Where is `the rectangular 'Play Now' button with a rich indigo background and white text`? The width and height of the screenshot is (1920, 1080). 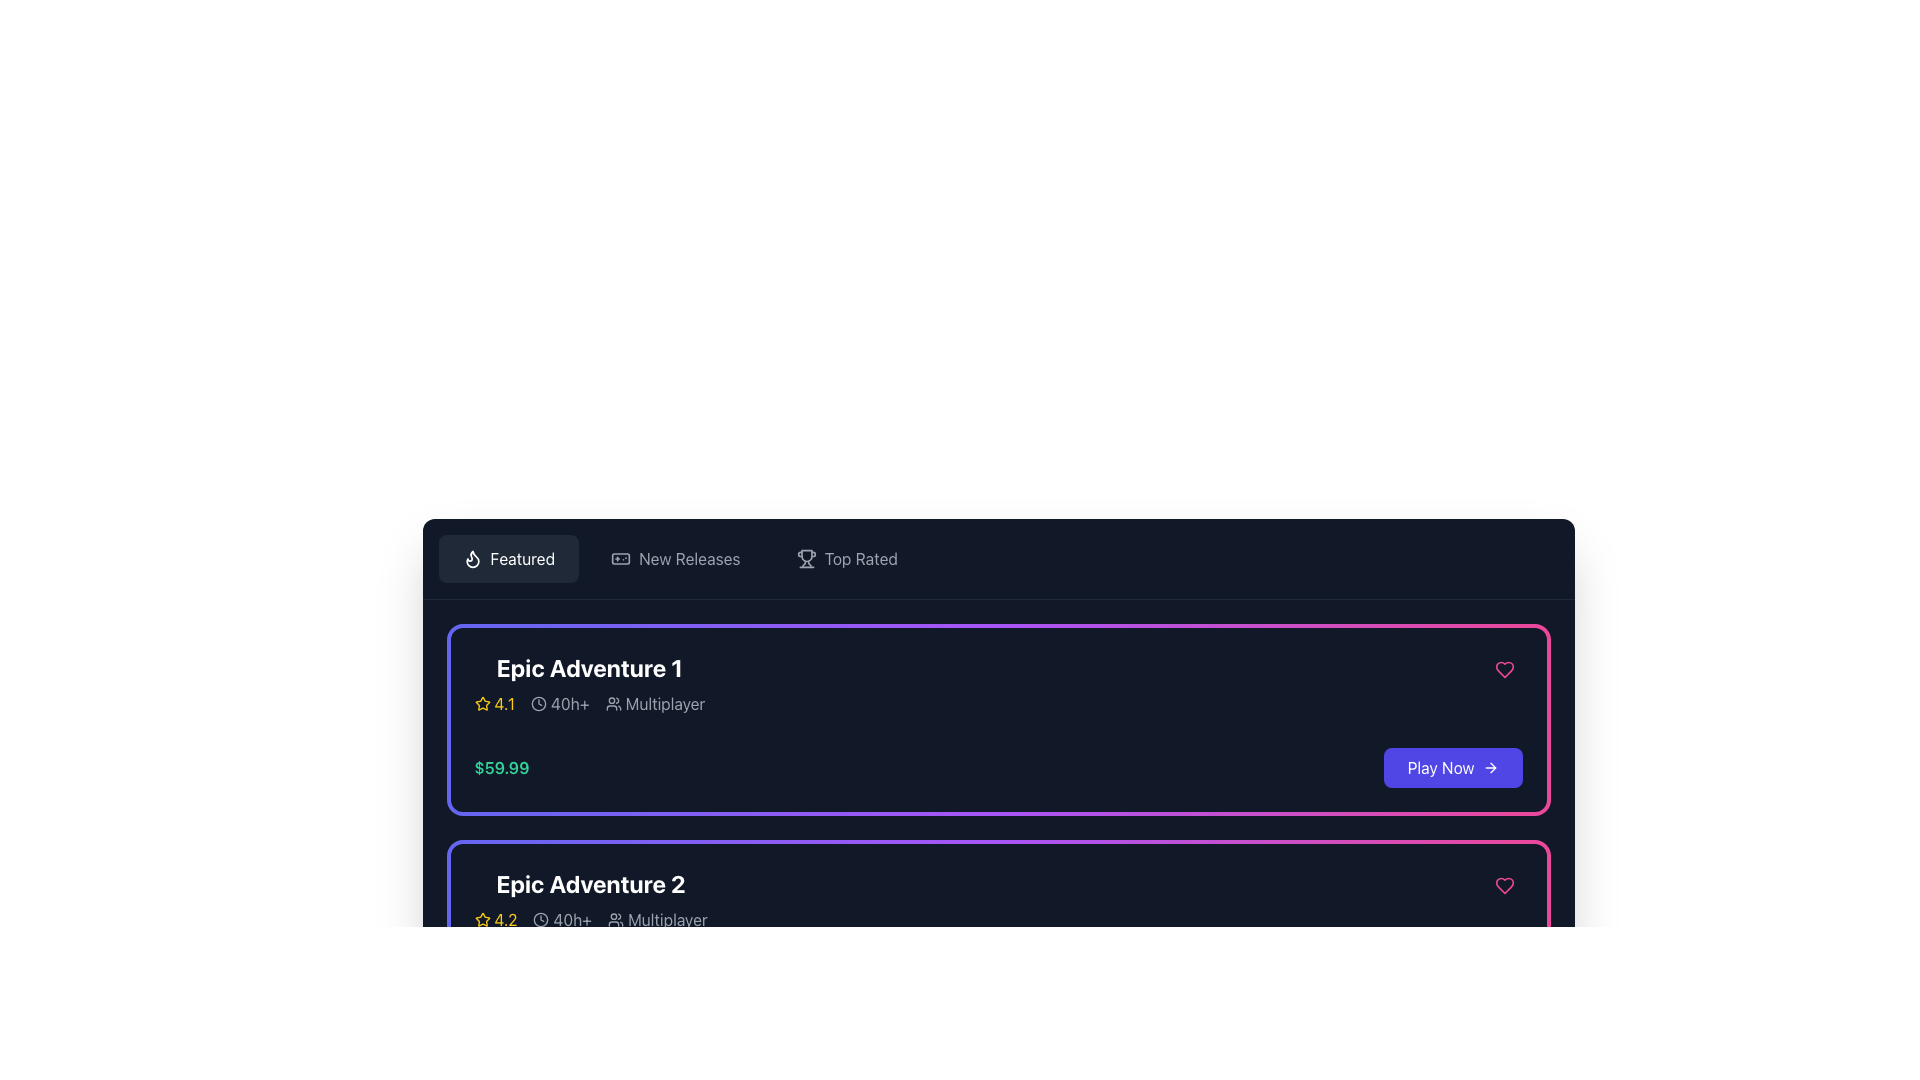
the rectangular 'Play Now' button with a rich indigo background and white text is located at coordinates (1453, 766).